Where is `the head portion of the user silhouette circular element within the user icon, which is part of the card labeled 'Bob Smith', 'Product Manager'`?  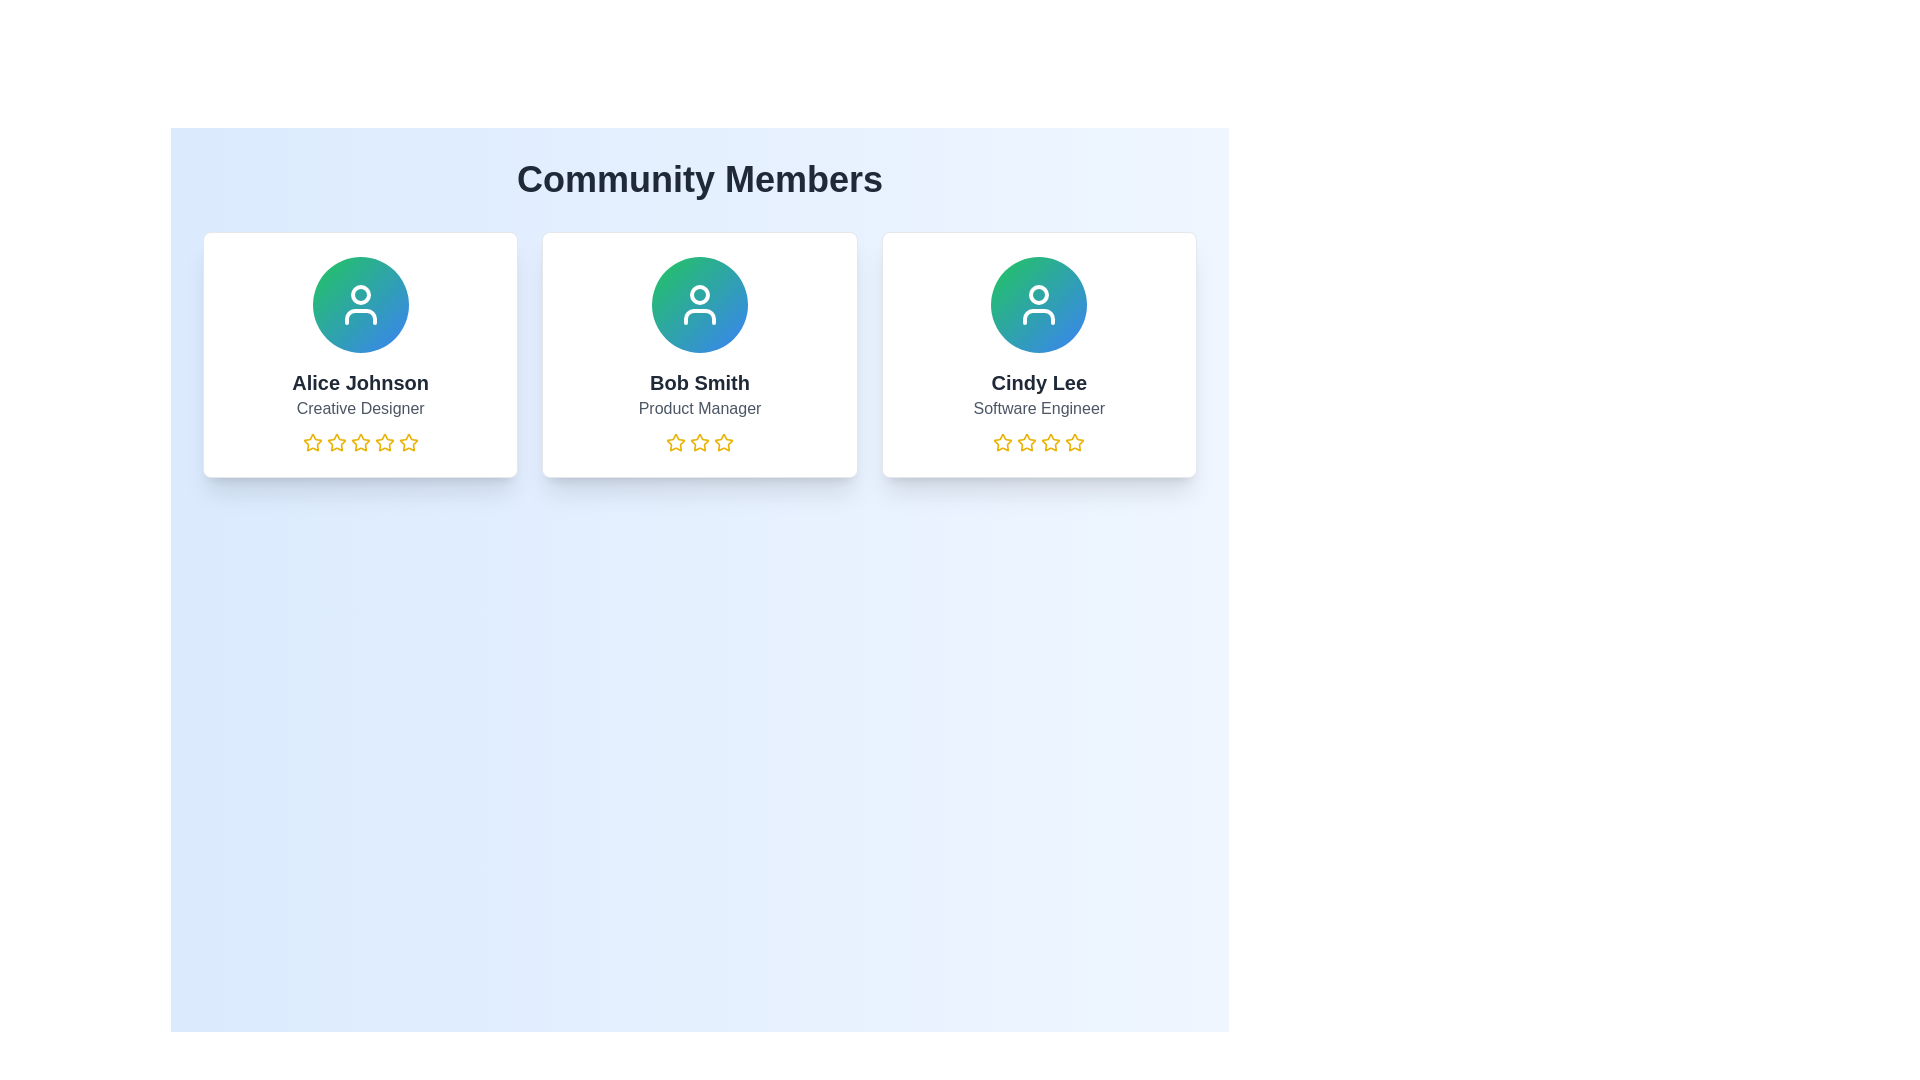 the head portion of the user silhouette circular element within the user icon, which is part of the card labeled 'Bob Smith', 'Product Manager' is located at coordinates (700, 294).